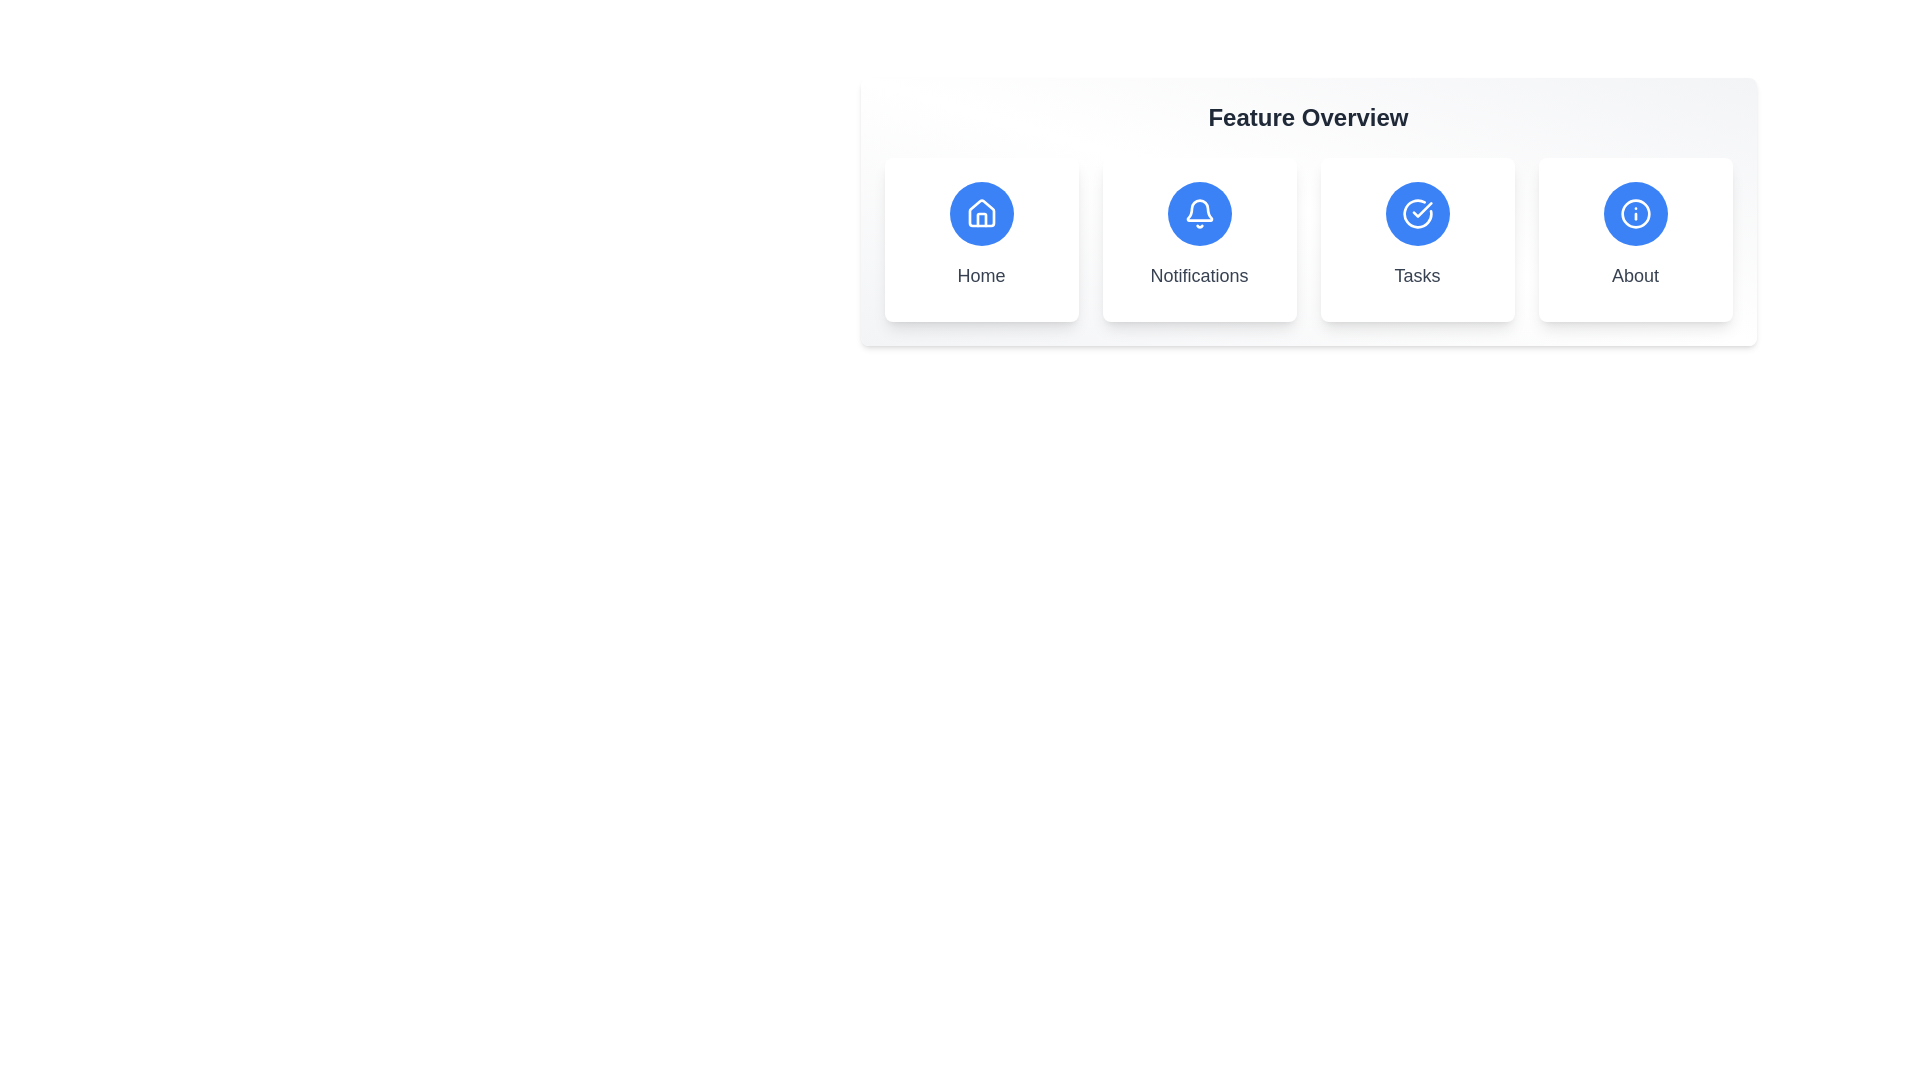 The image size is (1920, 1080). Describe the element at coordinates (1416, 238) in the screenshot. I see `the 'Tasks' card, which is the third card from the left in a grid of four cards` at that location.